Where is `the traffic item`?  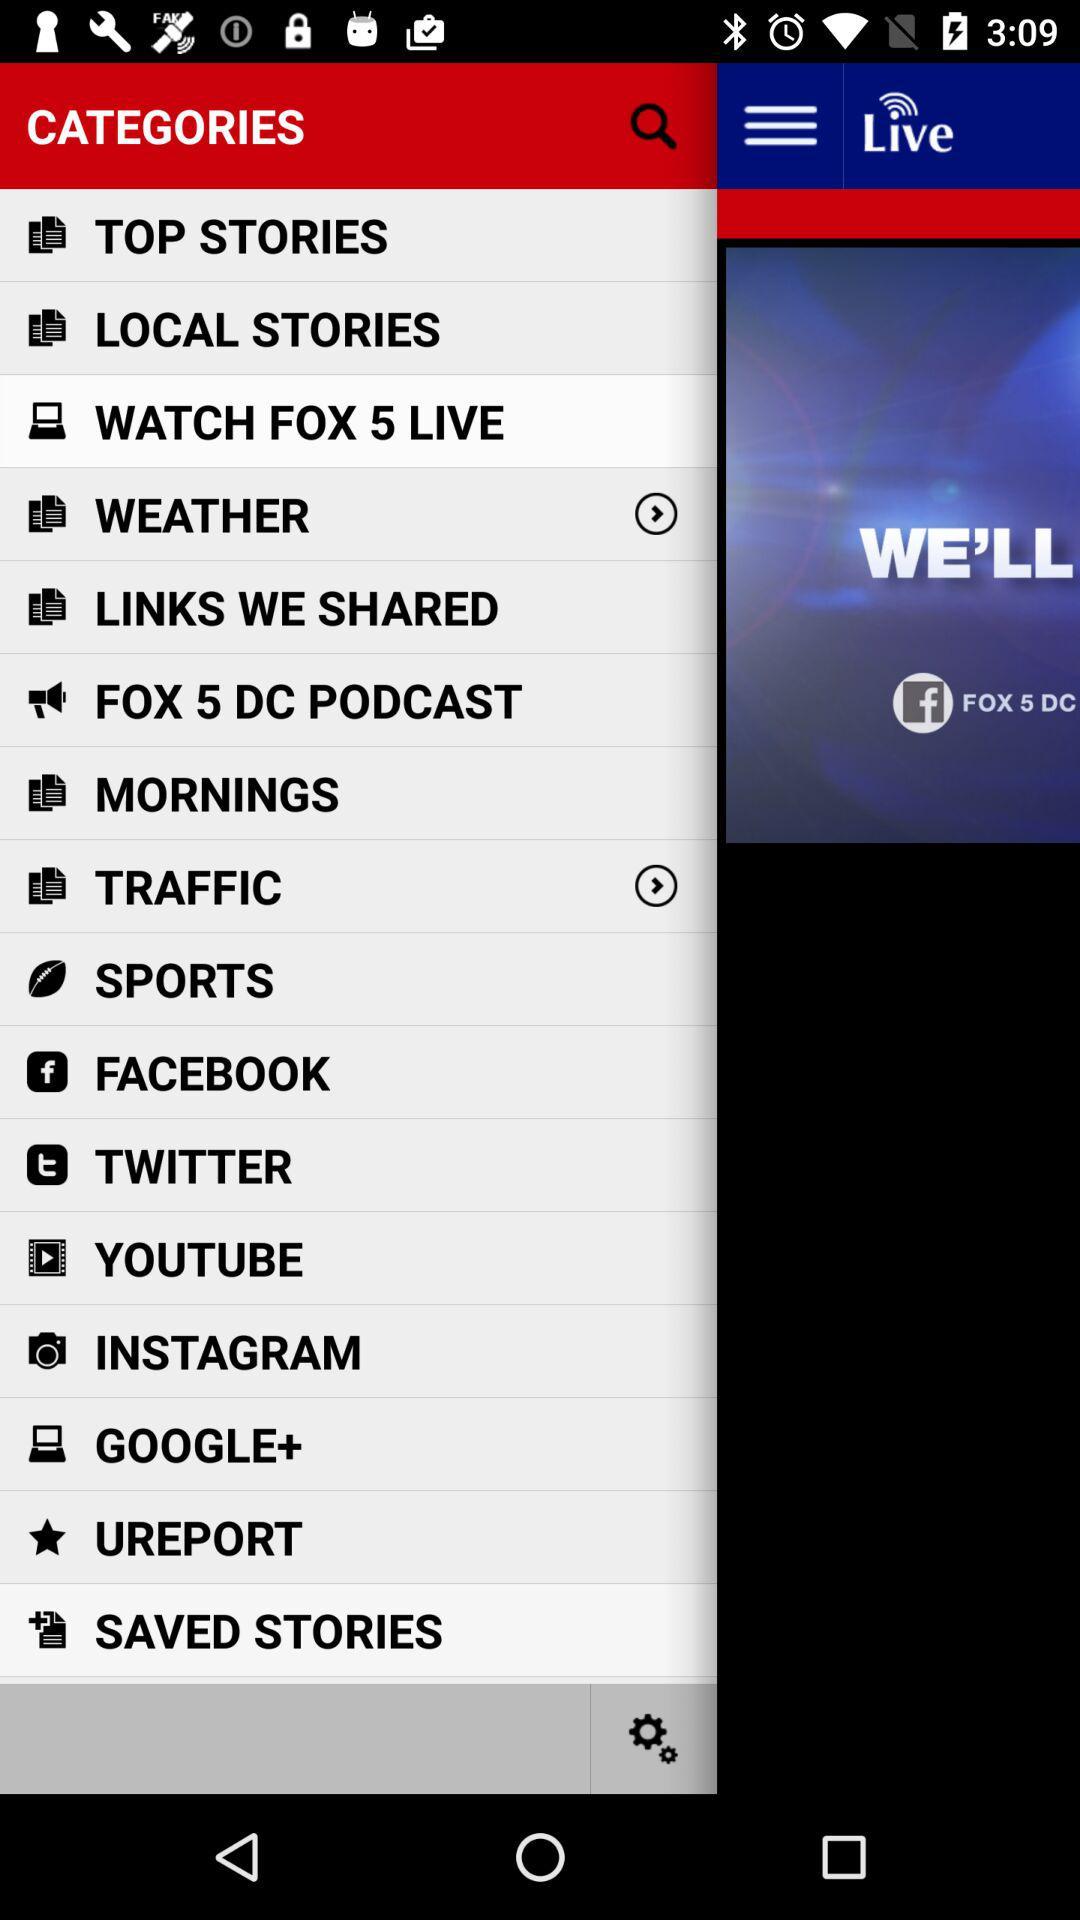 the traffic item is located at coordinates (188, 885).